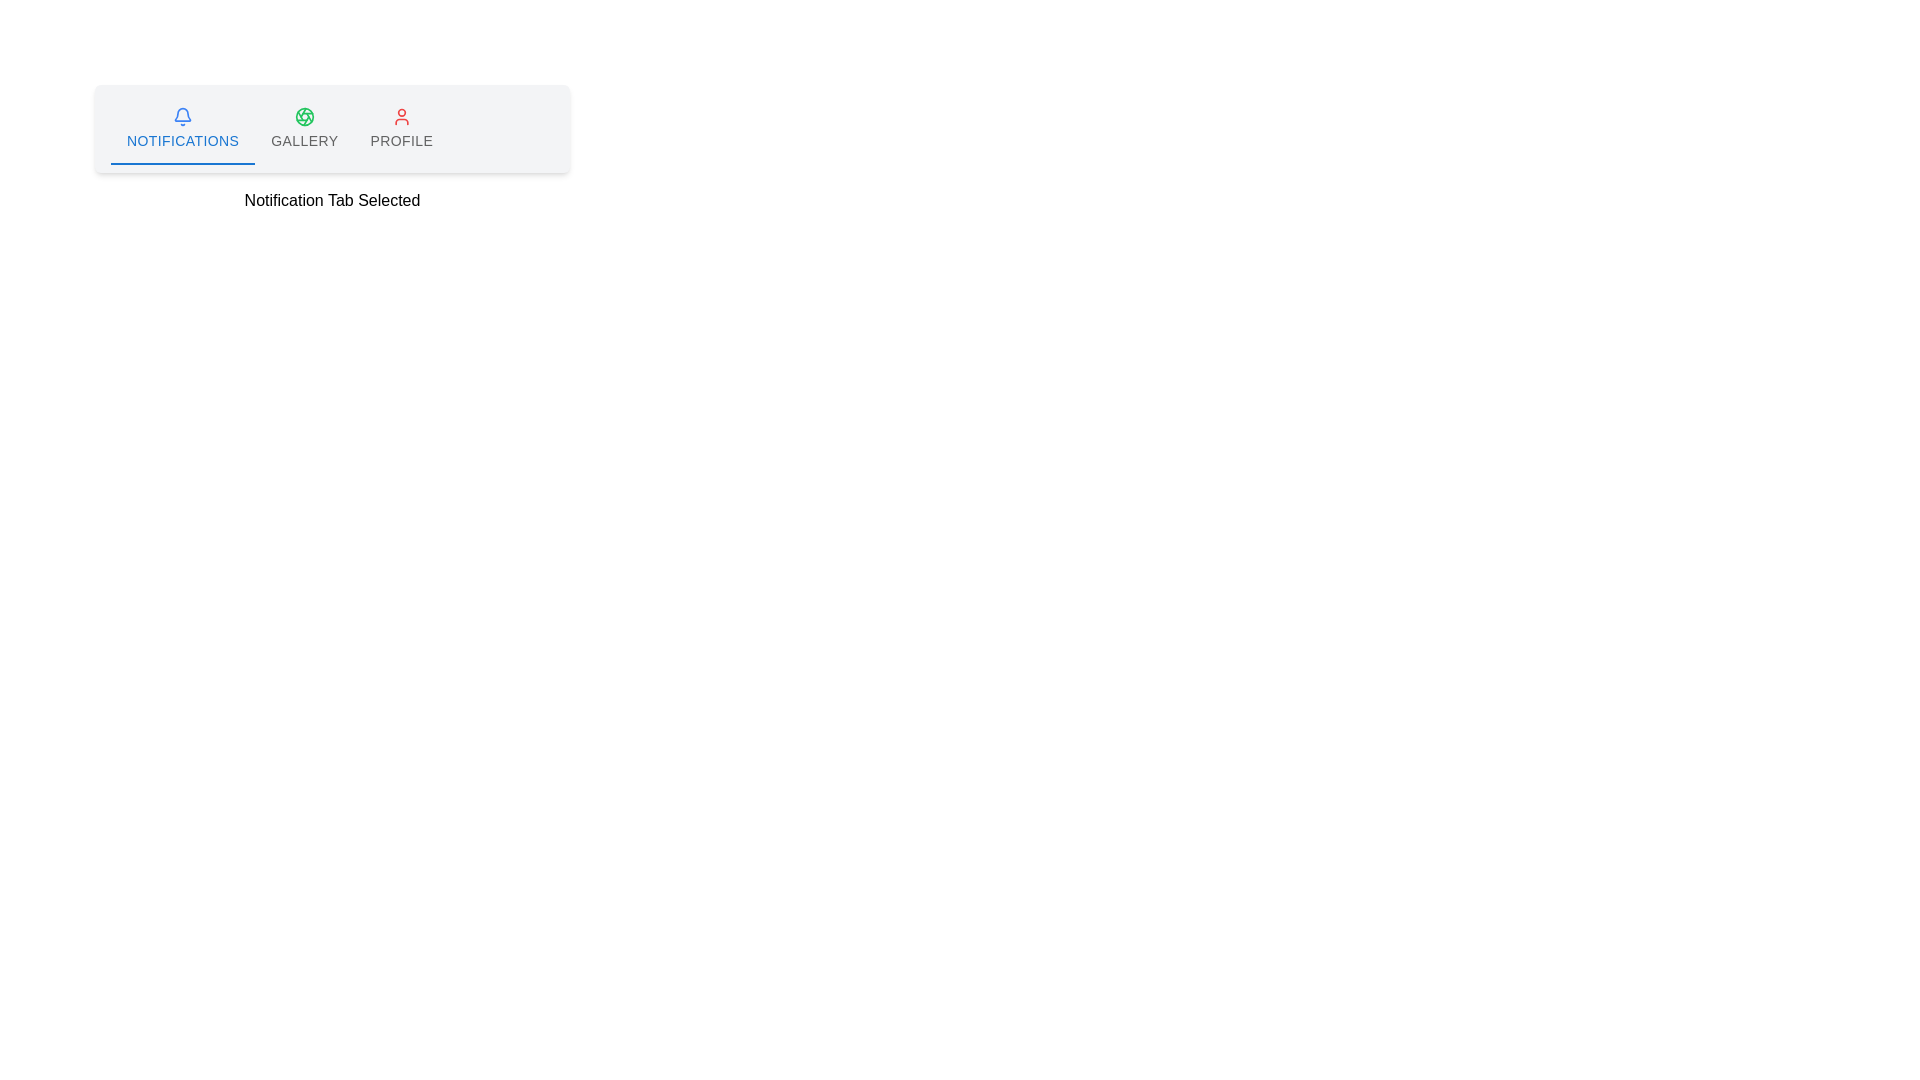 The image size is (1920, 1080). Describe the element at coordinates (183, 128) in the screenshot. I see `the 'Notifications' tab, which is the first tab in the list with a blue label and bell icon` at that location.